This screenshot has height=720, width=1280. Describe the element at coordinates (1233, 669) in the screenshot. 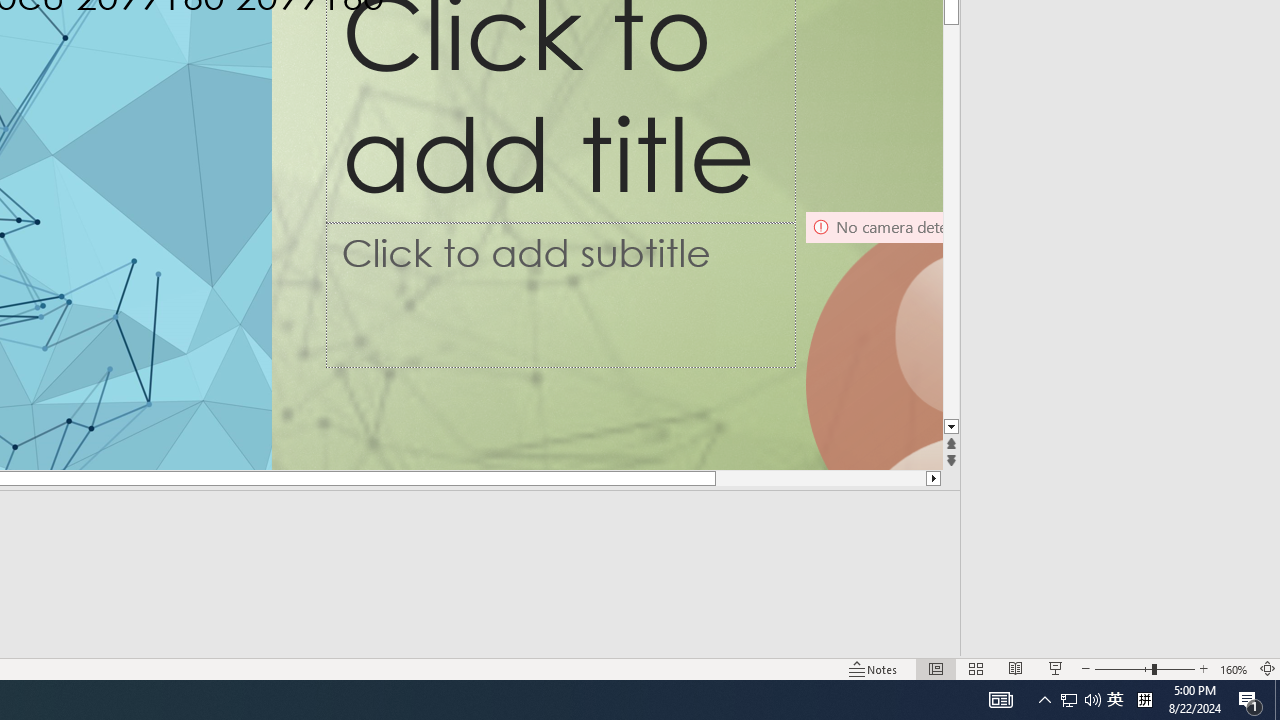

I see `'Zoom 160%'` at that location.